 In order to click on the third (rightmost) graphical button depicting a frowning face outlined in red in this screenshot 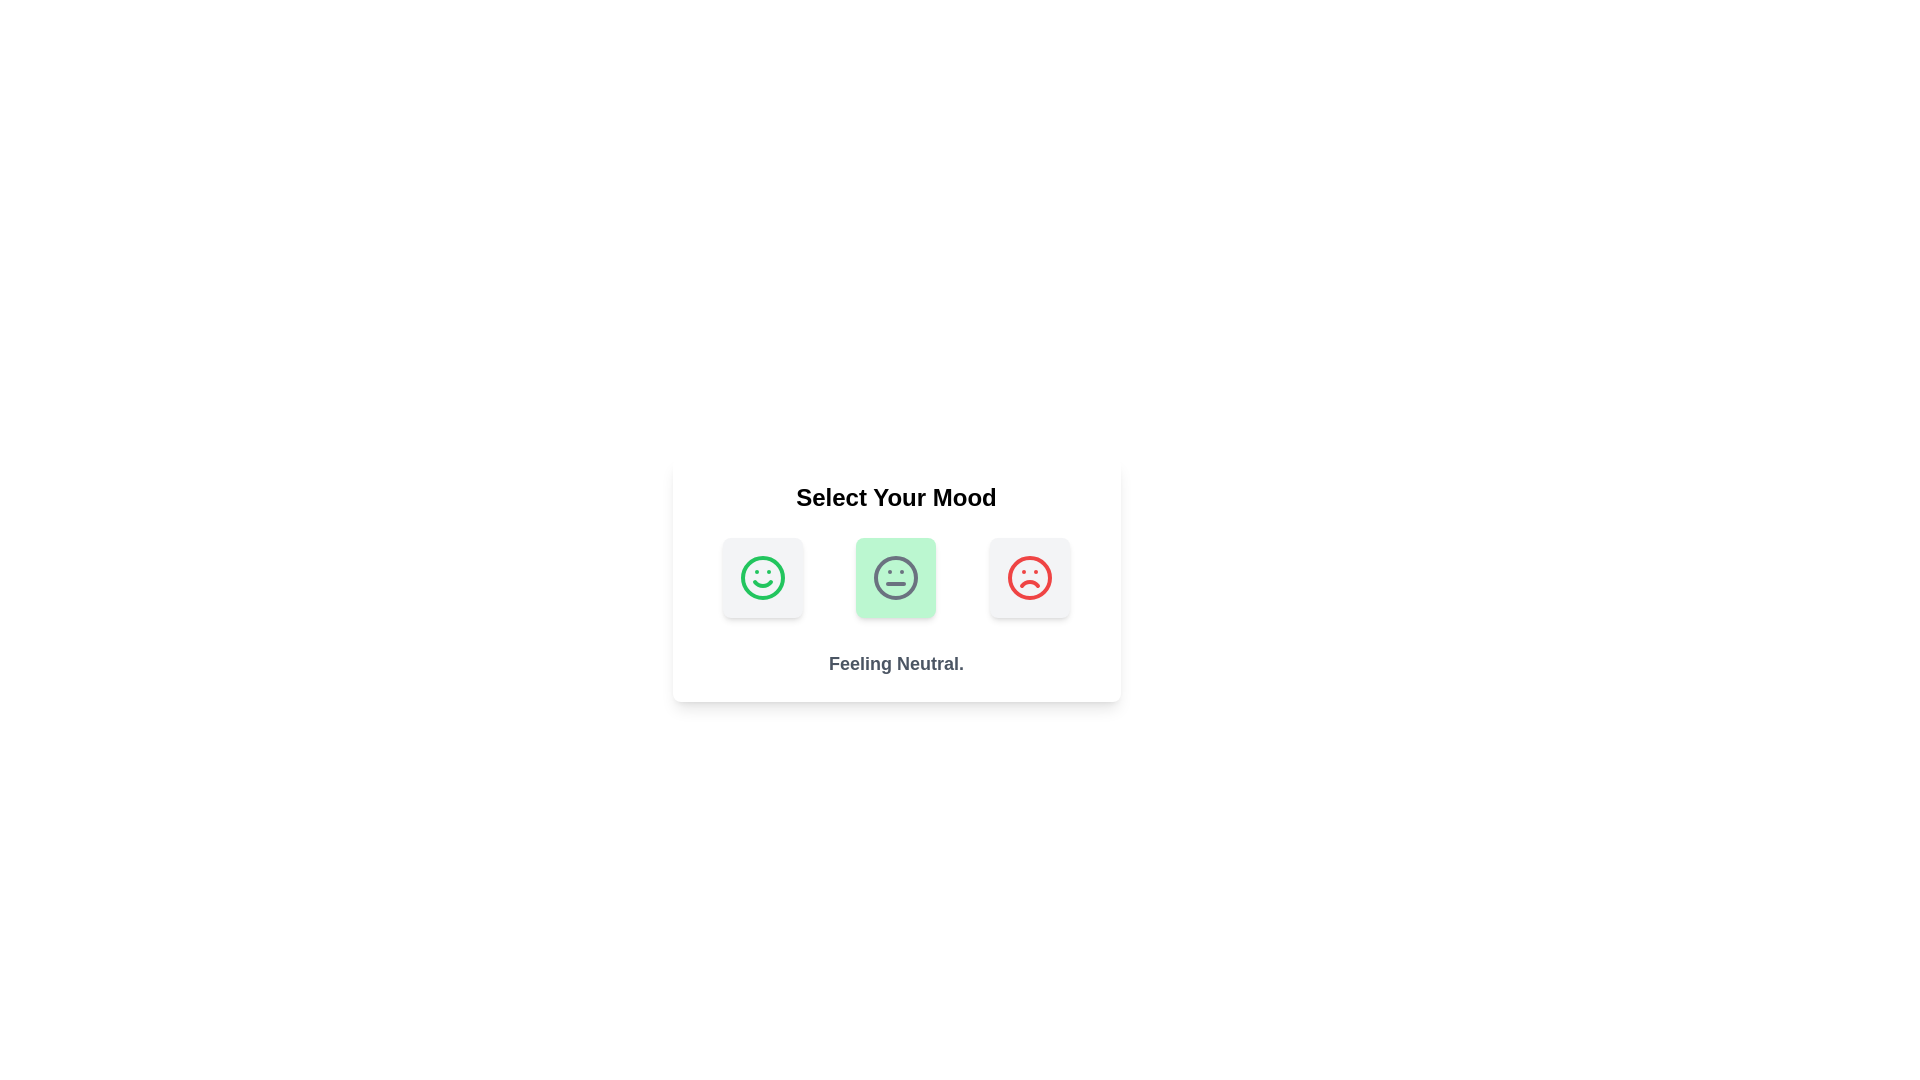, I will do `click(1029, 578)`.